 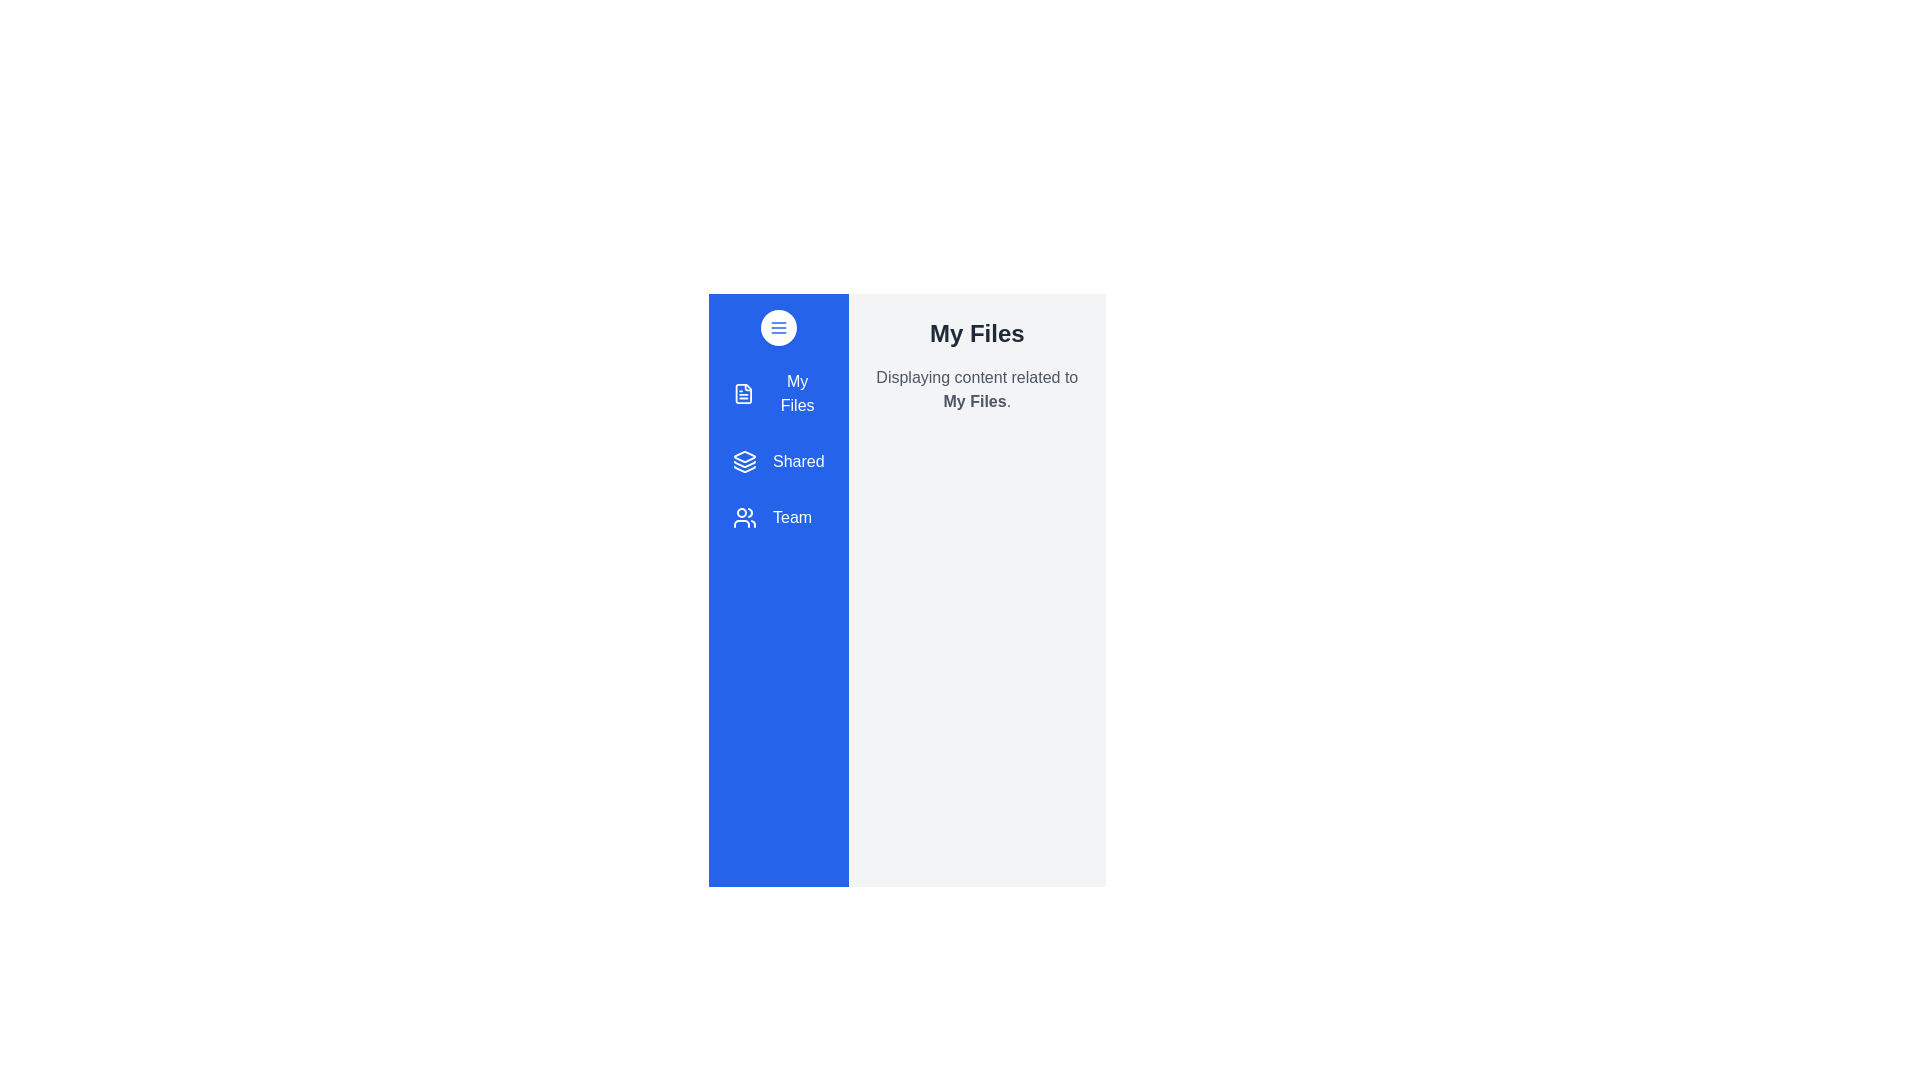 I want to click on the section My Files in the drawer to view its content, so click(x=776, y=393).